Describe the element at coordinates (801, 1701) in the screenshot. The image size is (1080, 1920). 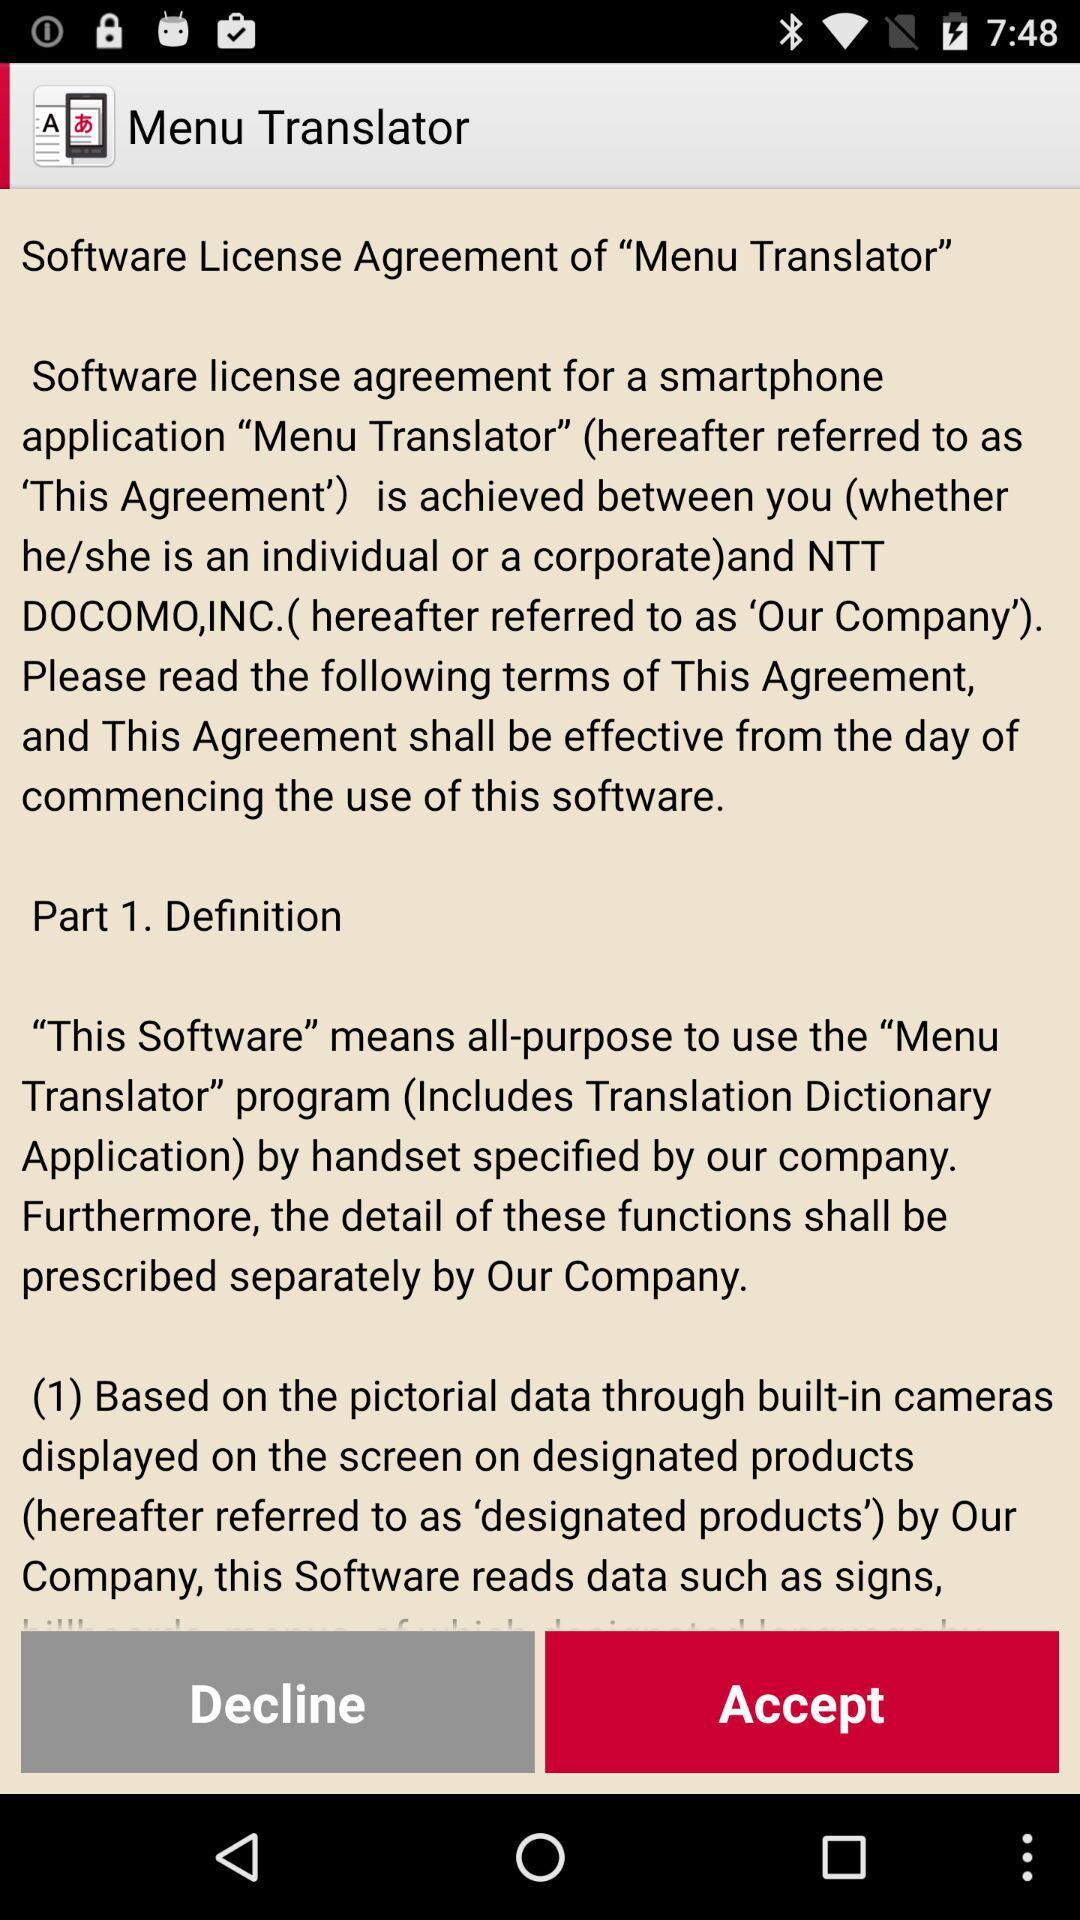
I see `the button to the right of decline icon` at that location.